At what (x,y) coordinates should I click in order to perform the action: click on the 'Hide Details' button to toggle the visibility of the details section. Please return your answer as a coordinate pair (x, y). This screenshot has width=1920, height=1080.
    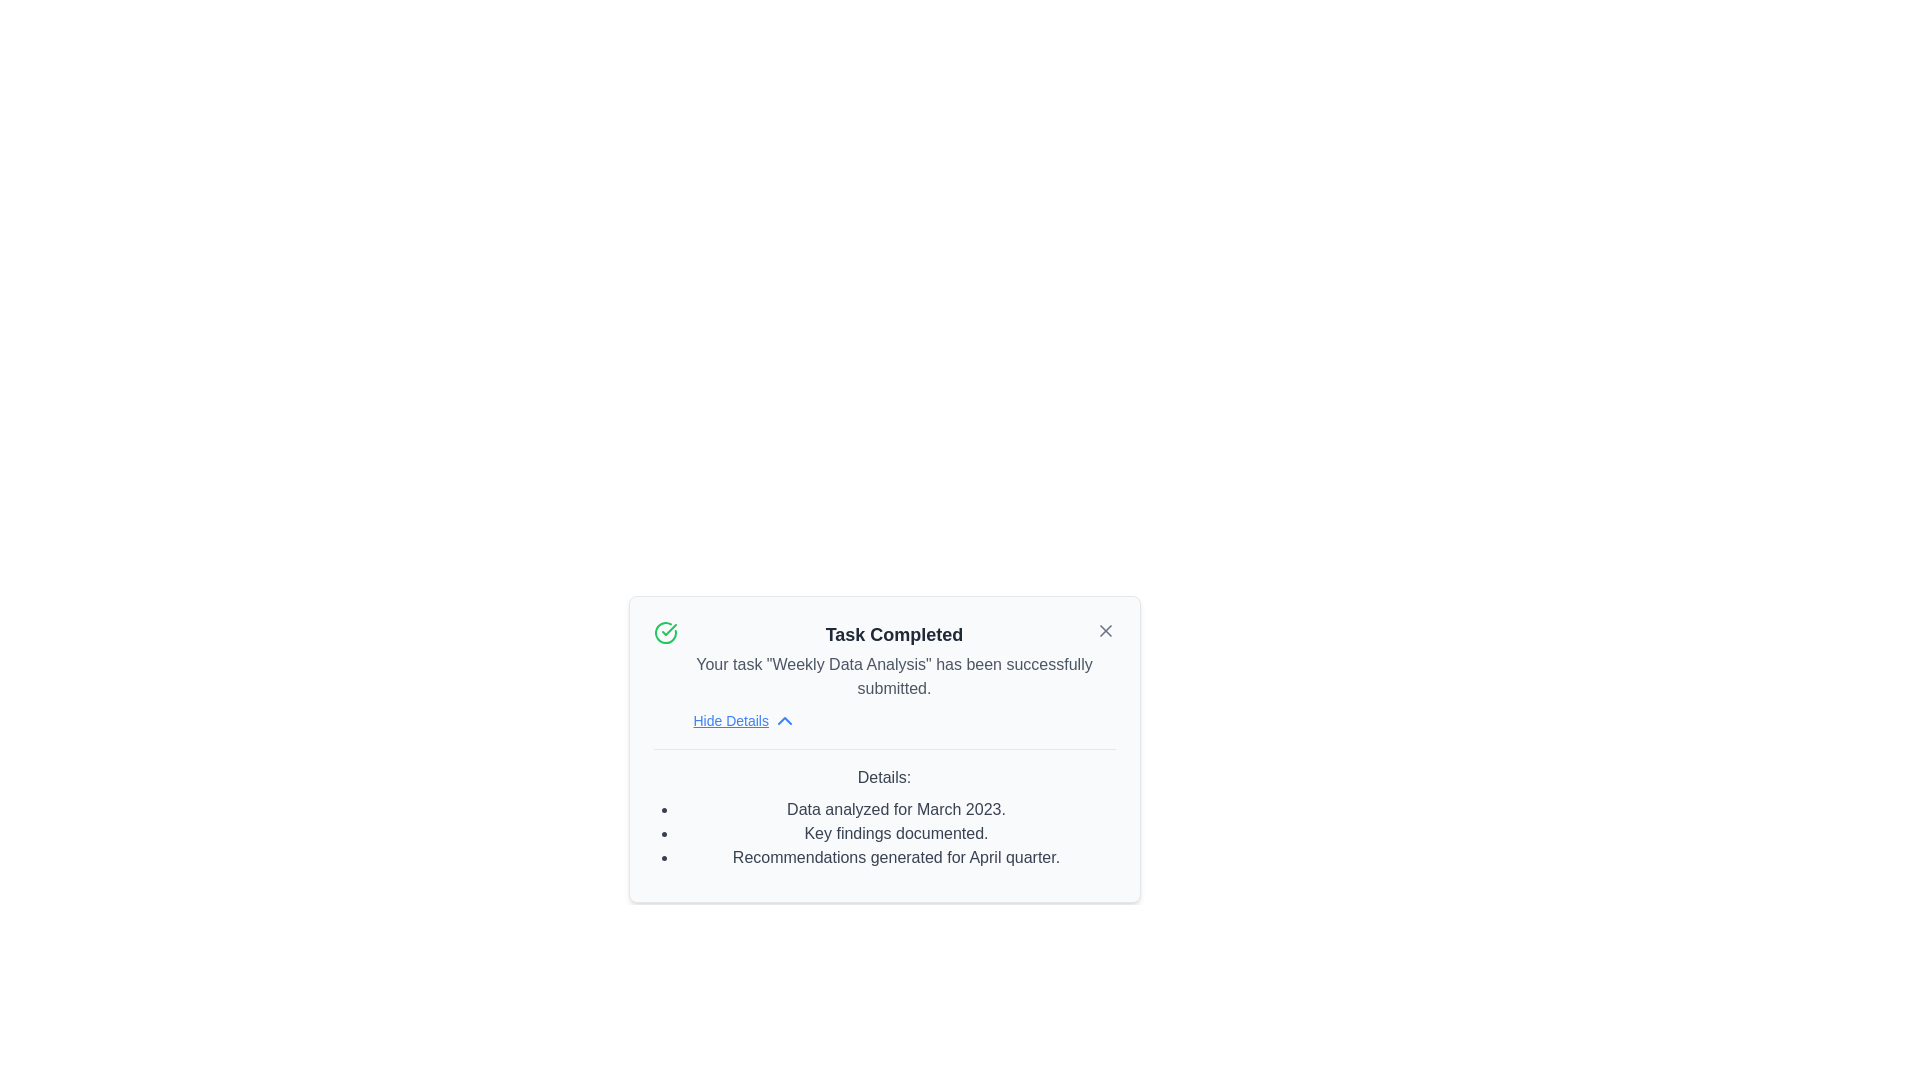
    Looking at the image, I should click on (743, 721).